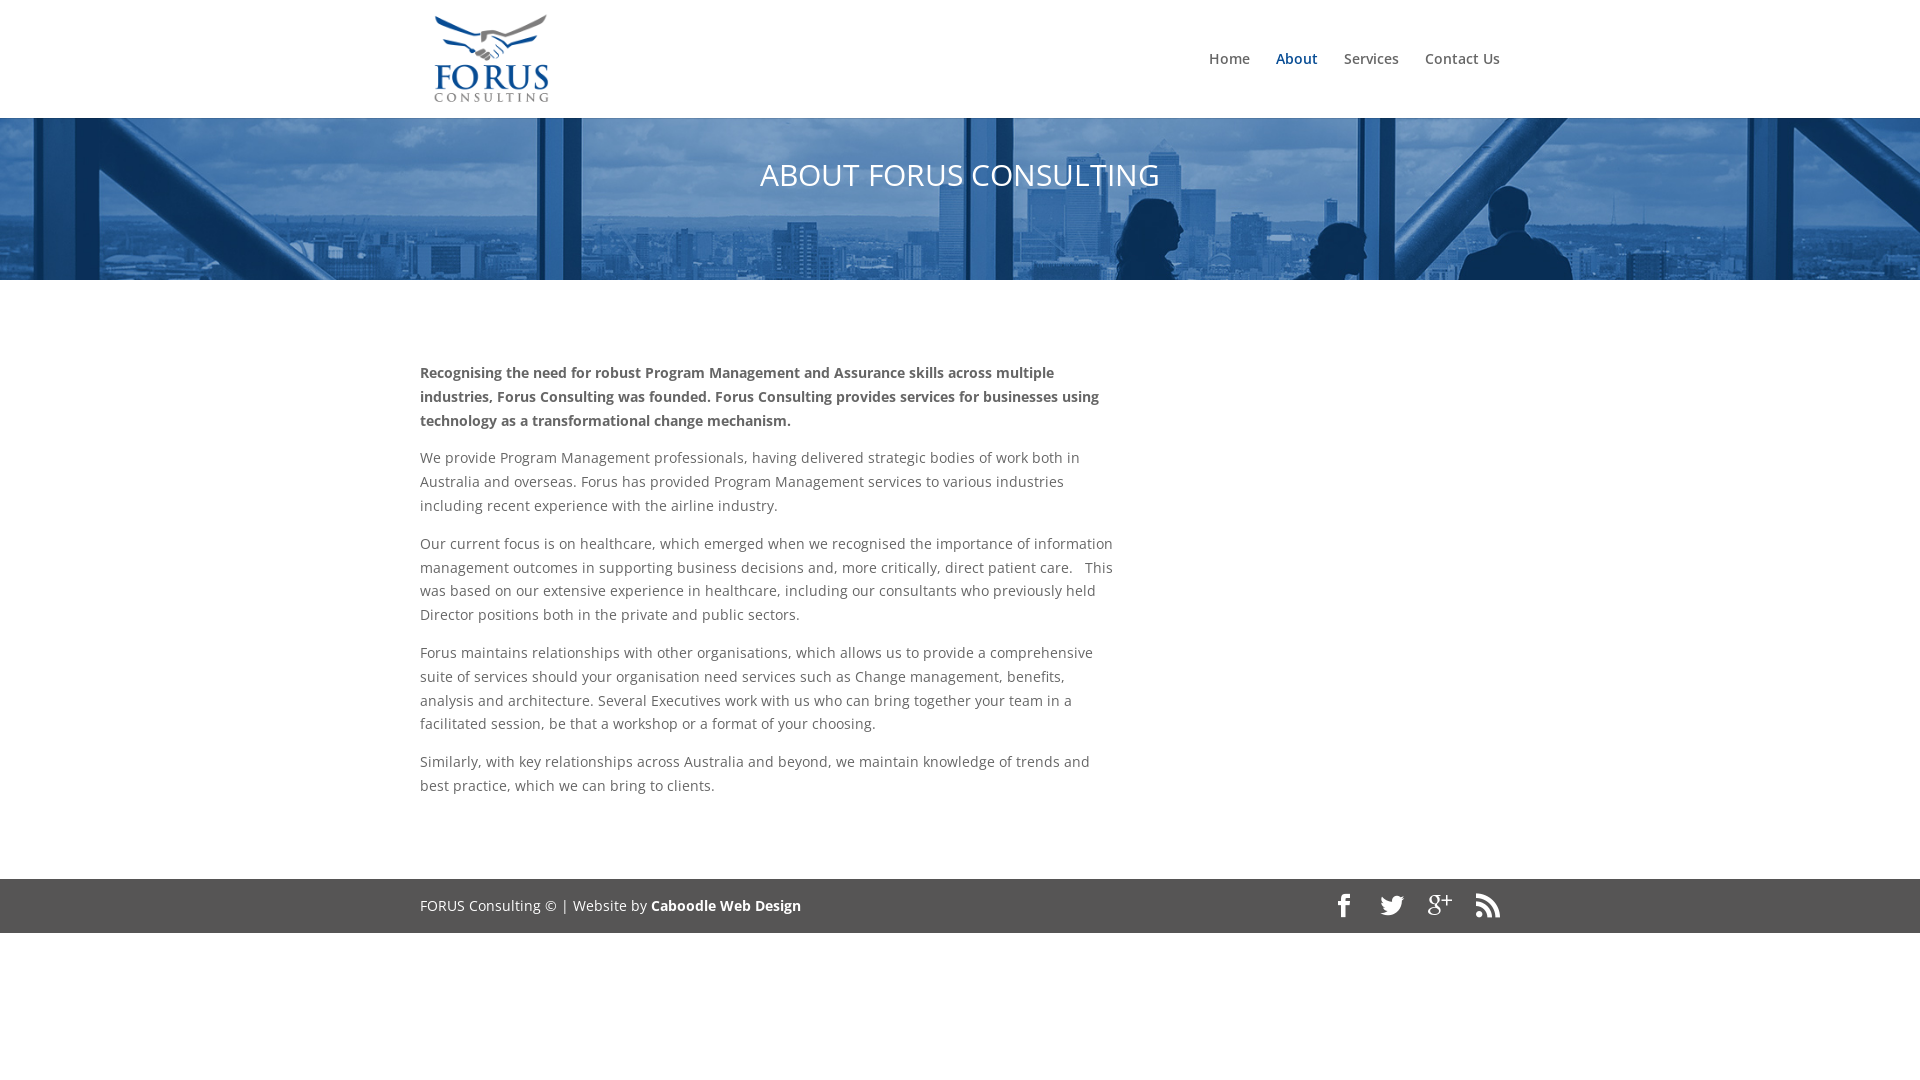  What do you see at coordinates (1228, 83) in the screenshot?
I see `'Home'` at bounding box center [1228, 83].